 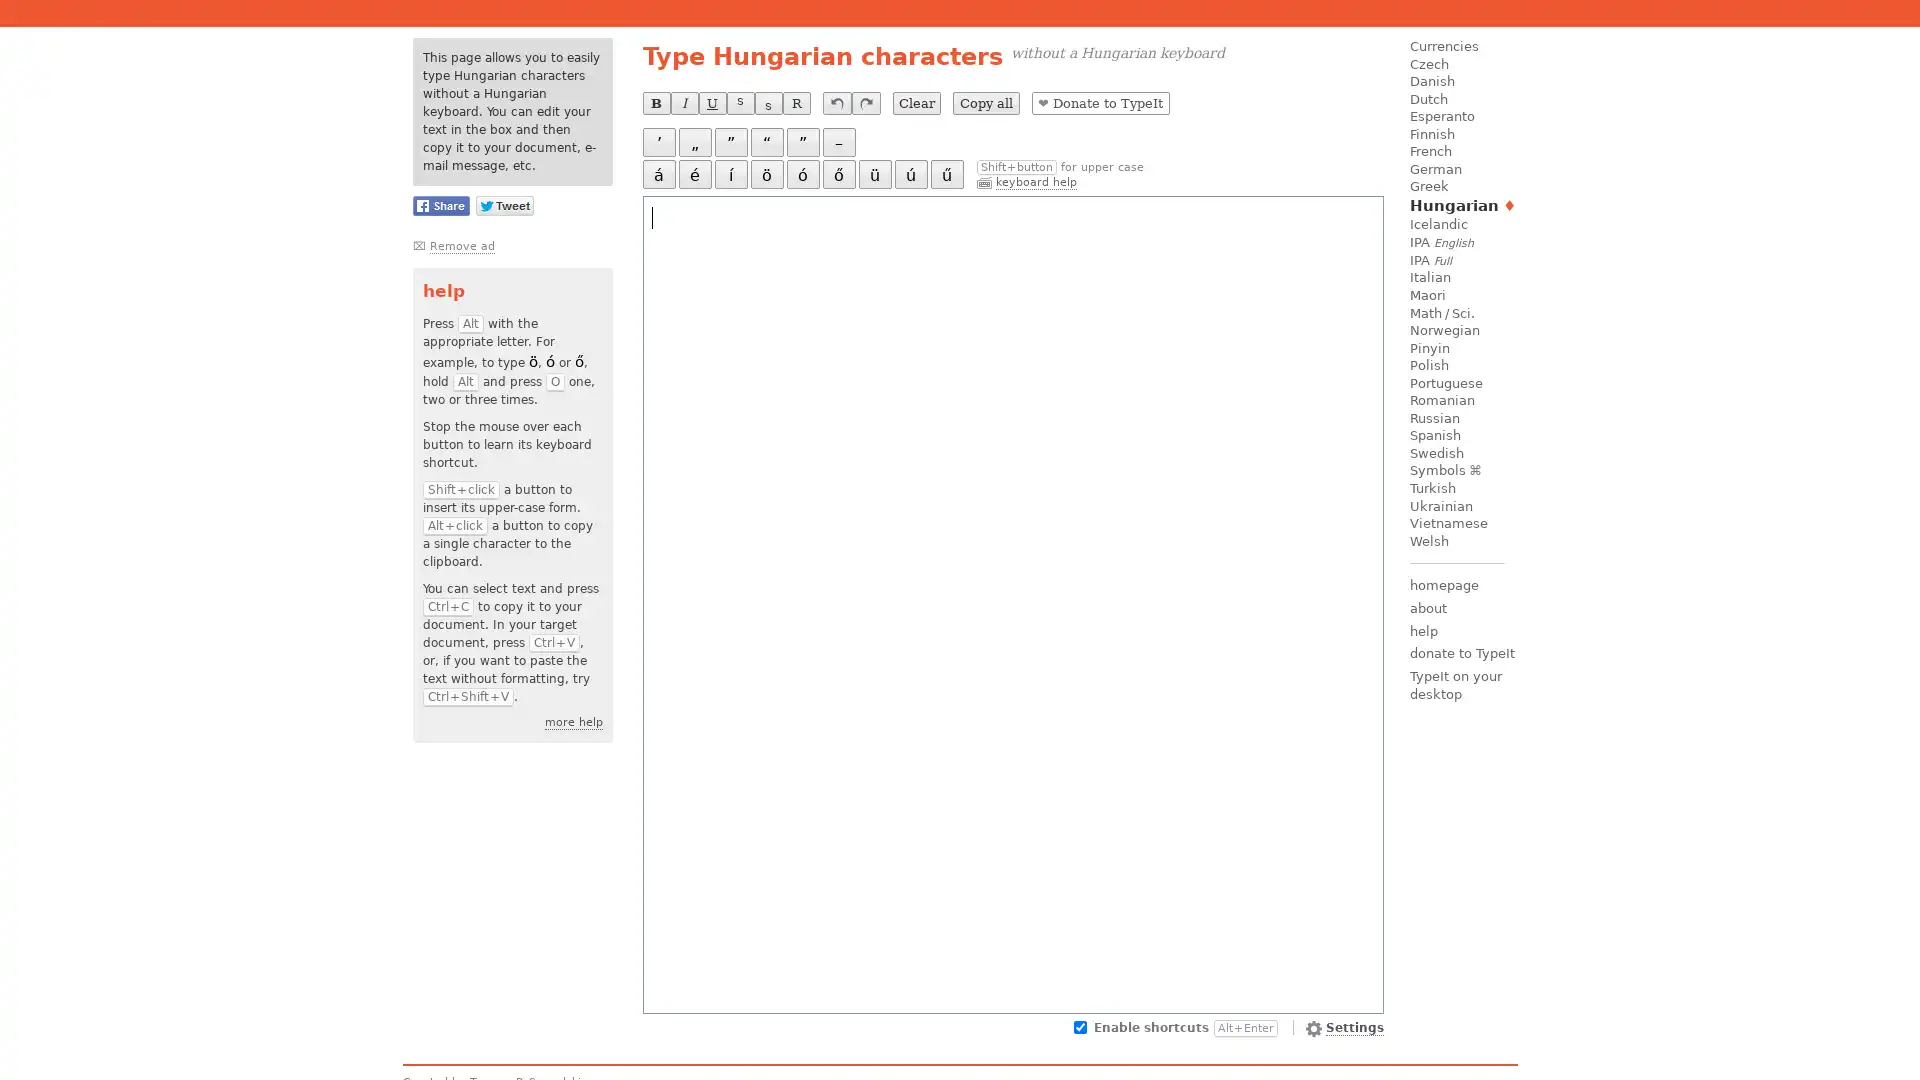 What do you see at coordinates (694, 173) in the screenshot?
I see `e` at bounding box center [694, 173].